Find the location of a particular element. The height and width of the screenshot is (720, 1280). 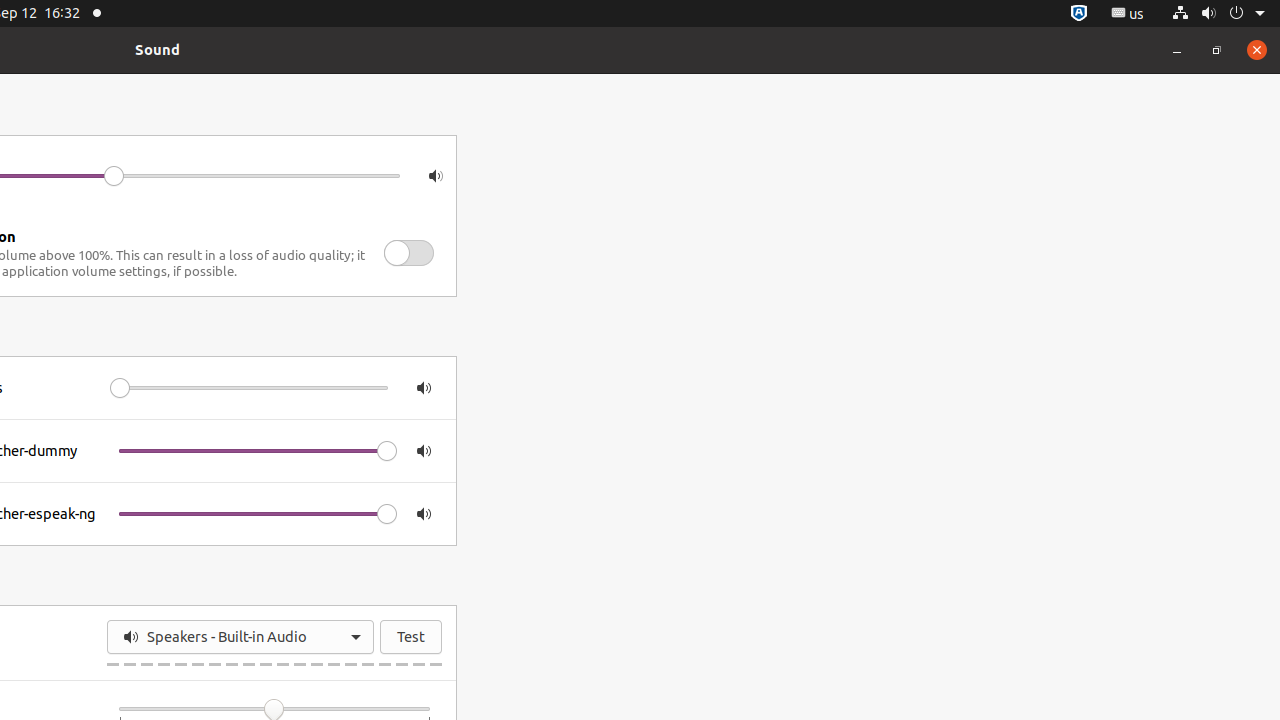

'Test' is located at coordinates (410, 636).